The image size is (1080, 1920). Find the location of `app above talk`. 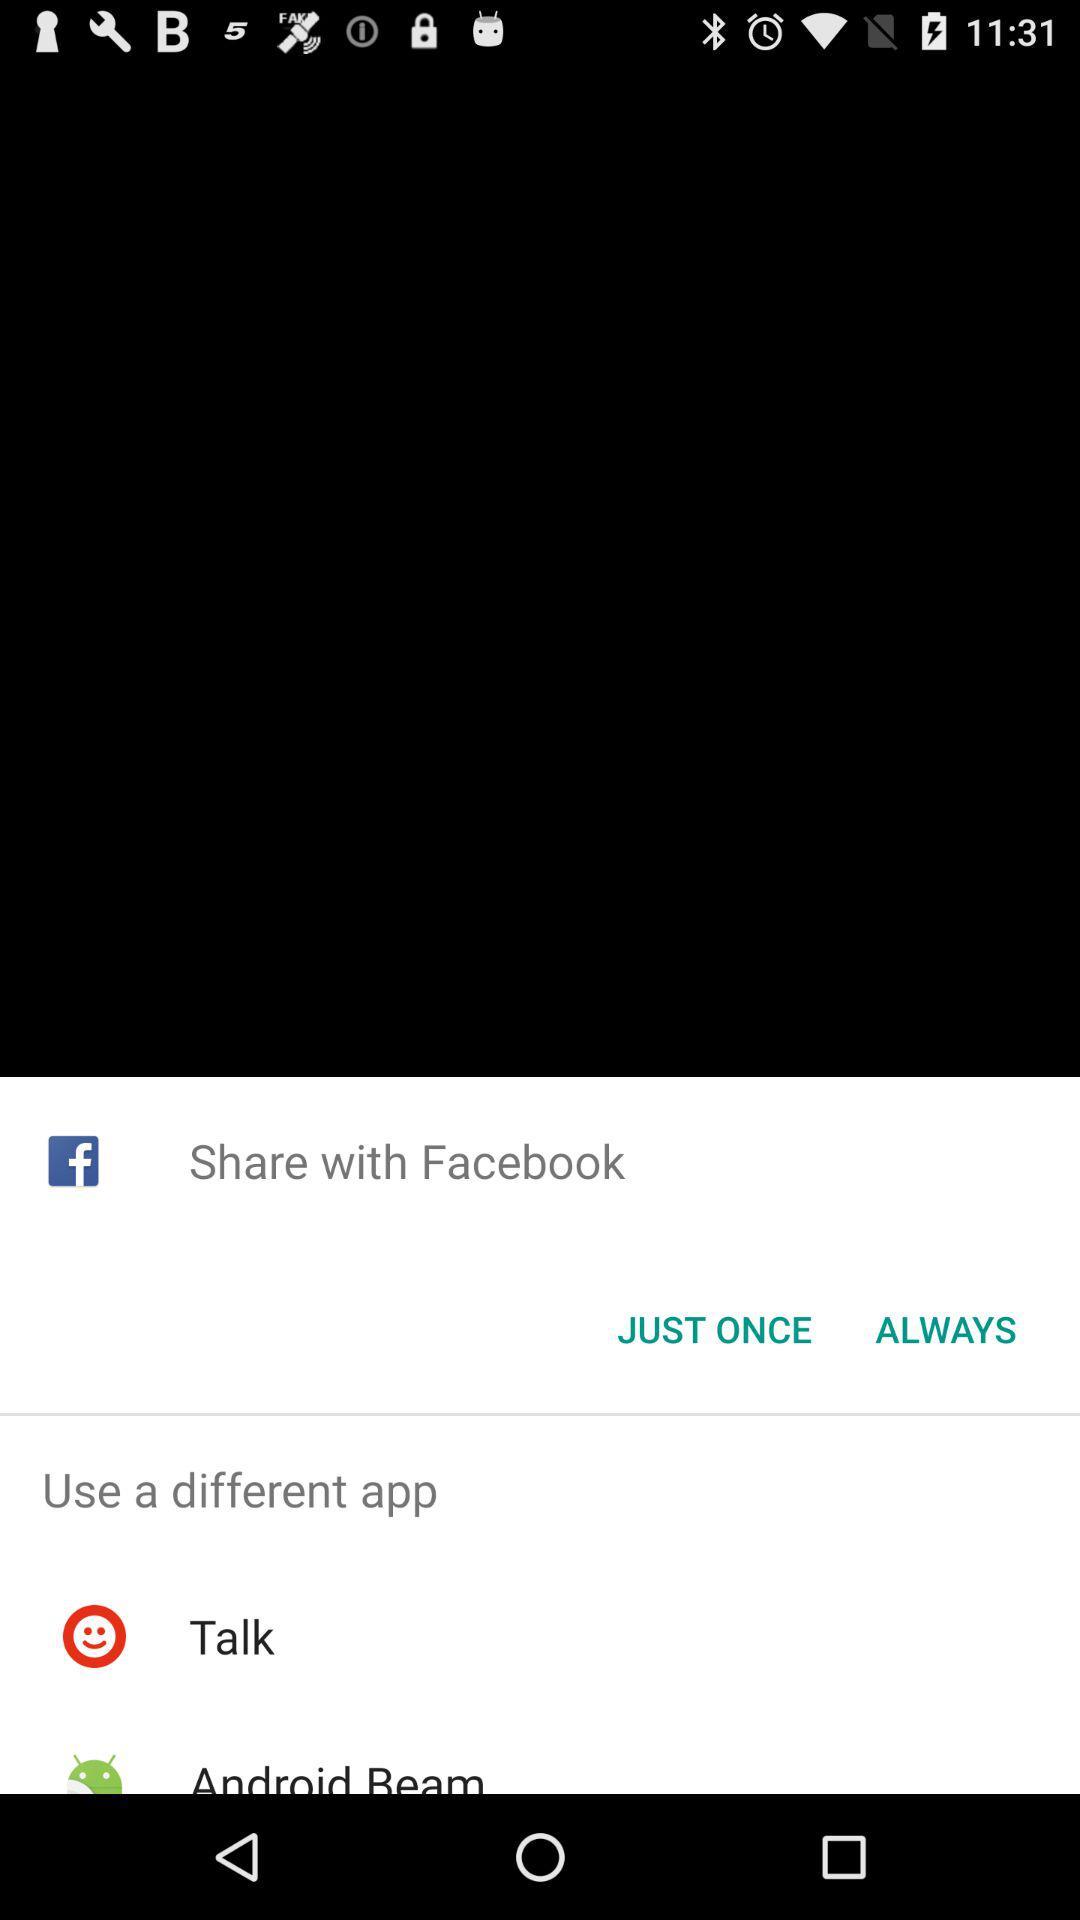

app above talk is located at coordinates (540, 1489).